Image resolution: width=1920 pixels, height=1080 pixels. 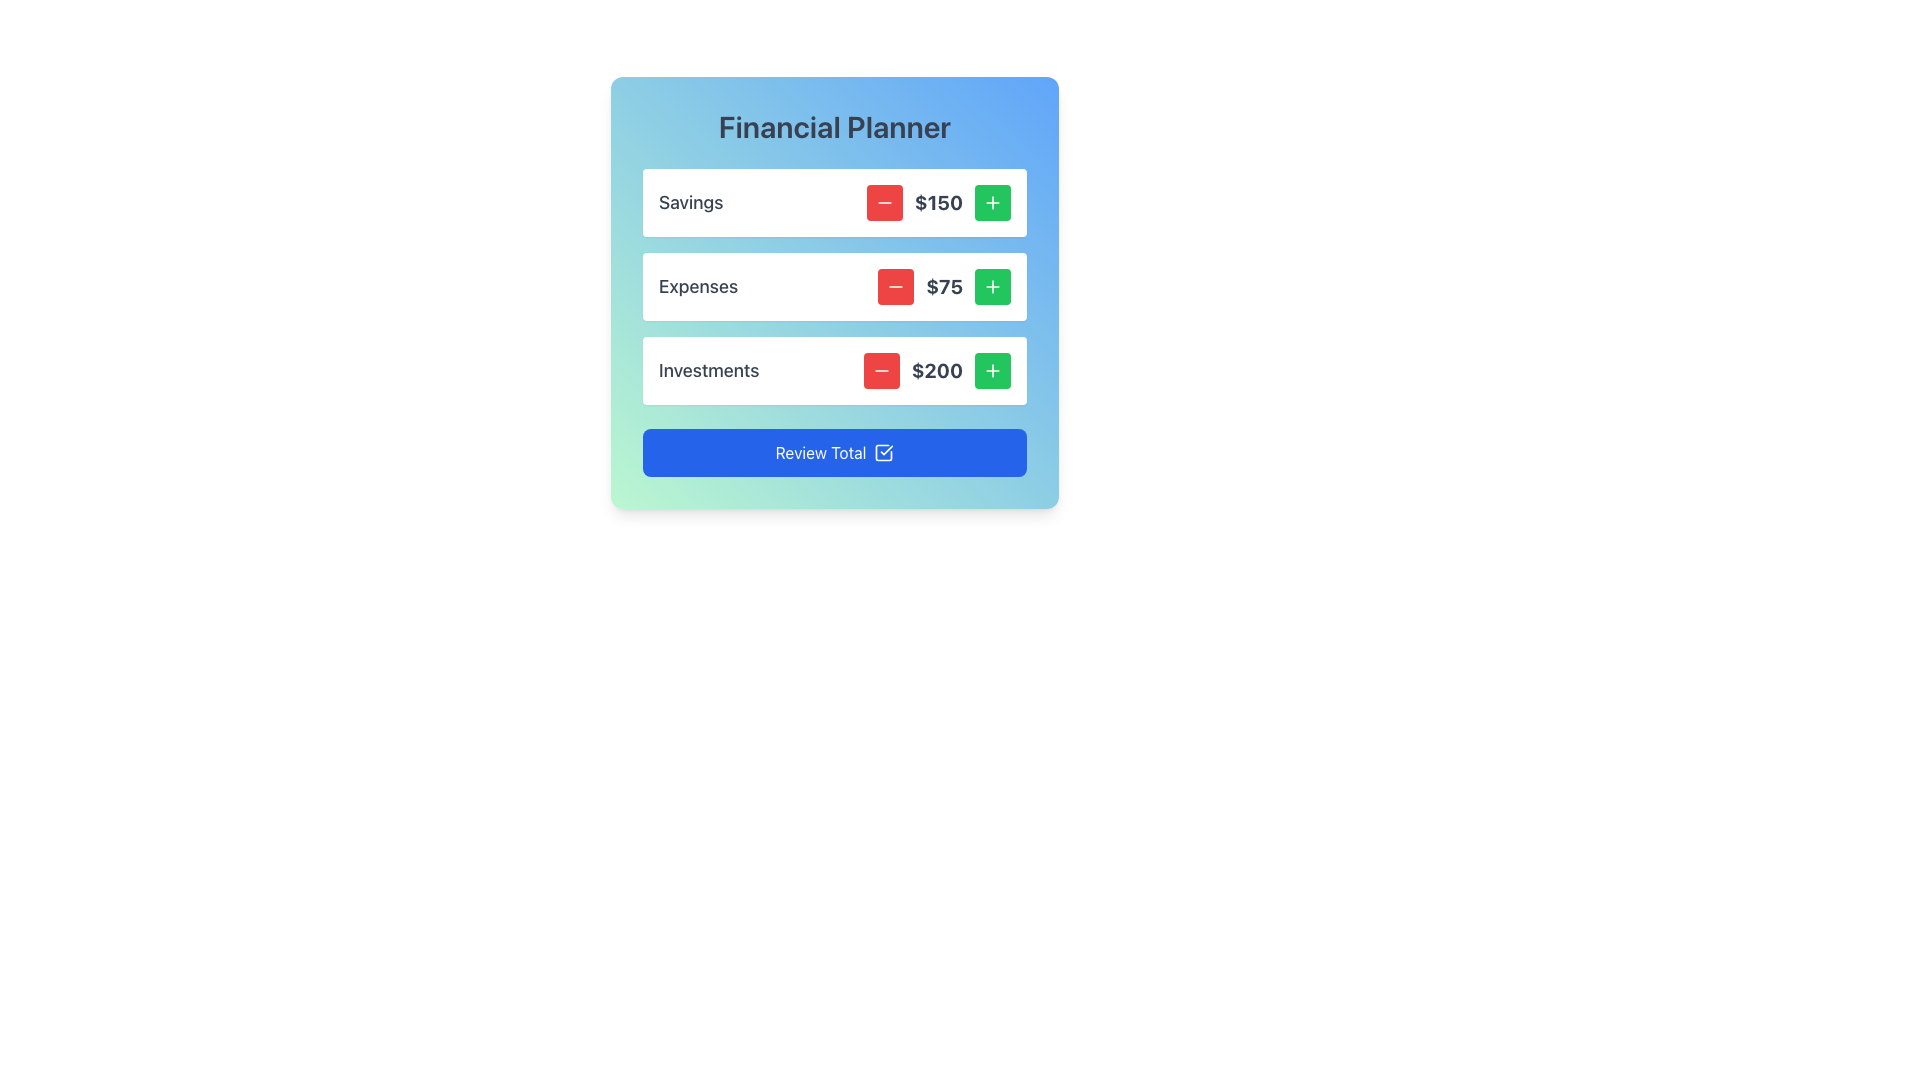 I want to click on the small white plus sign icon located within the green rounded rectangular button at the rightmost position of the 'Investments' row to increment the investment value, so click(x=993, y=370).